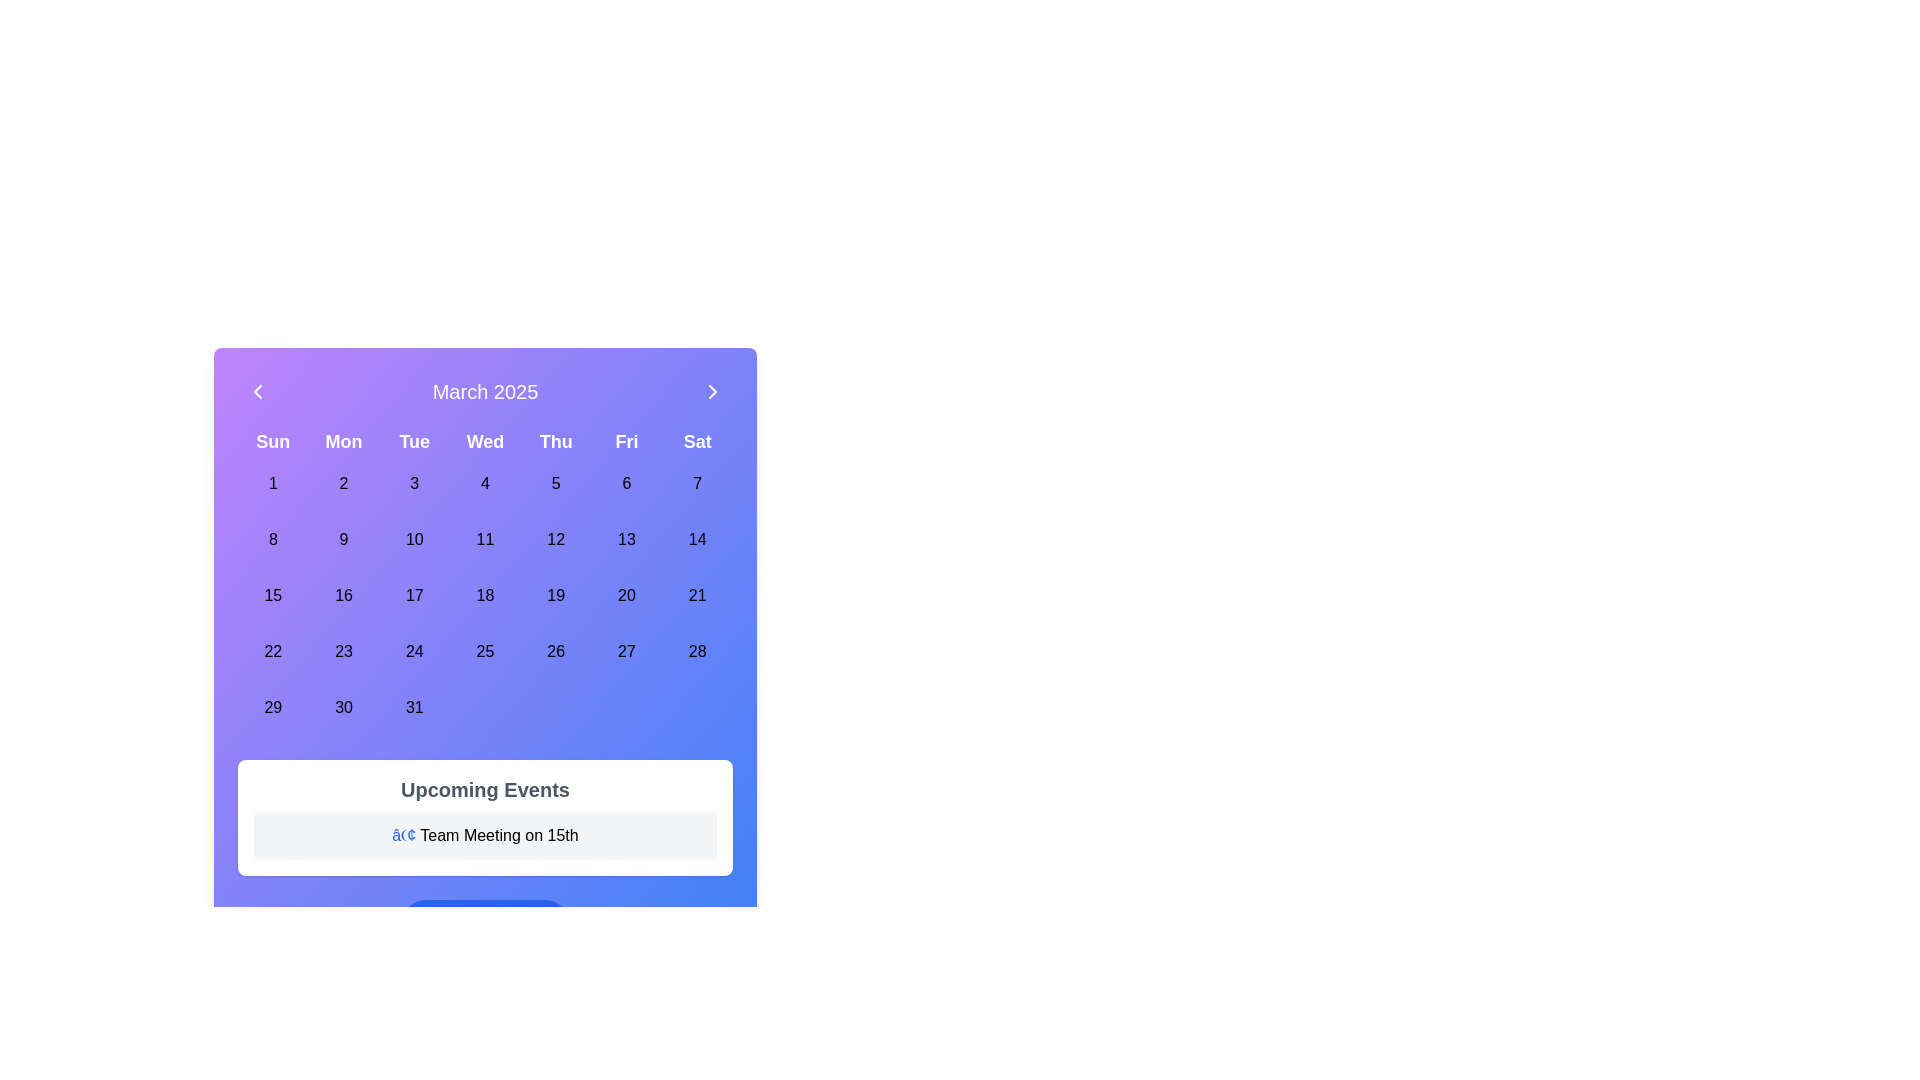  Describe the element at coordinates (485, 392) in the screenshot. I see `text content of the calendar month and year display located at the center of the top section of the calendar component` at that location.